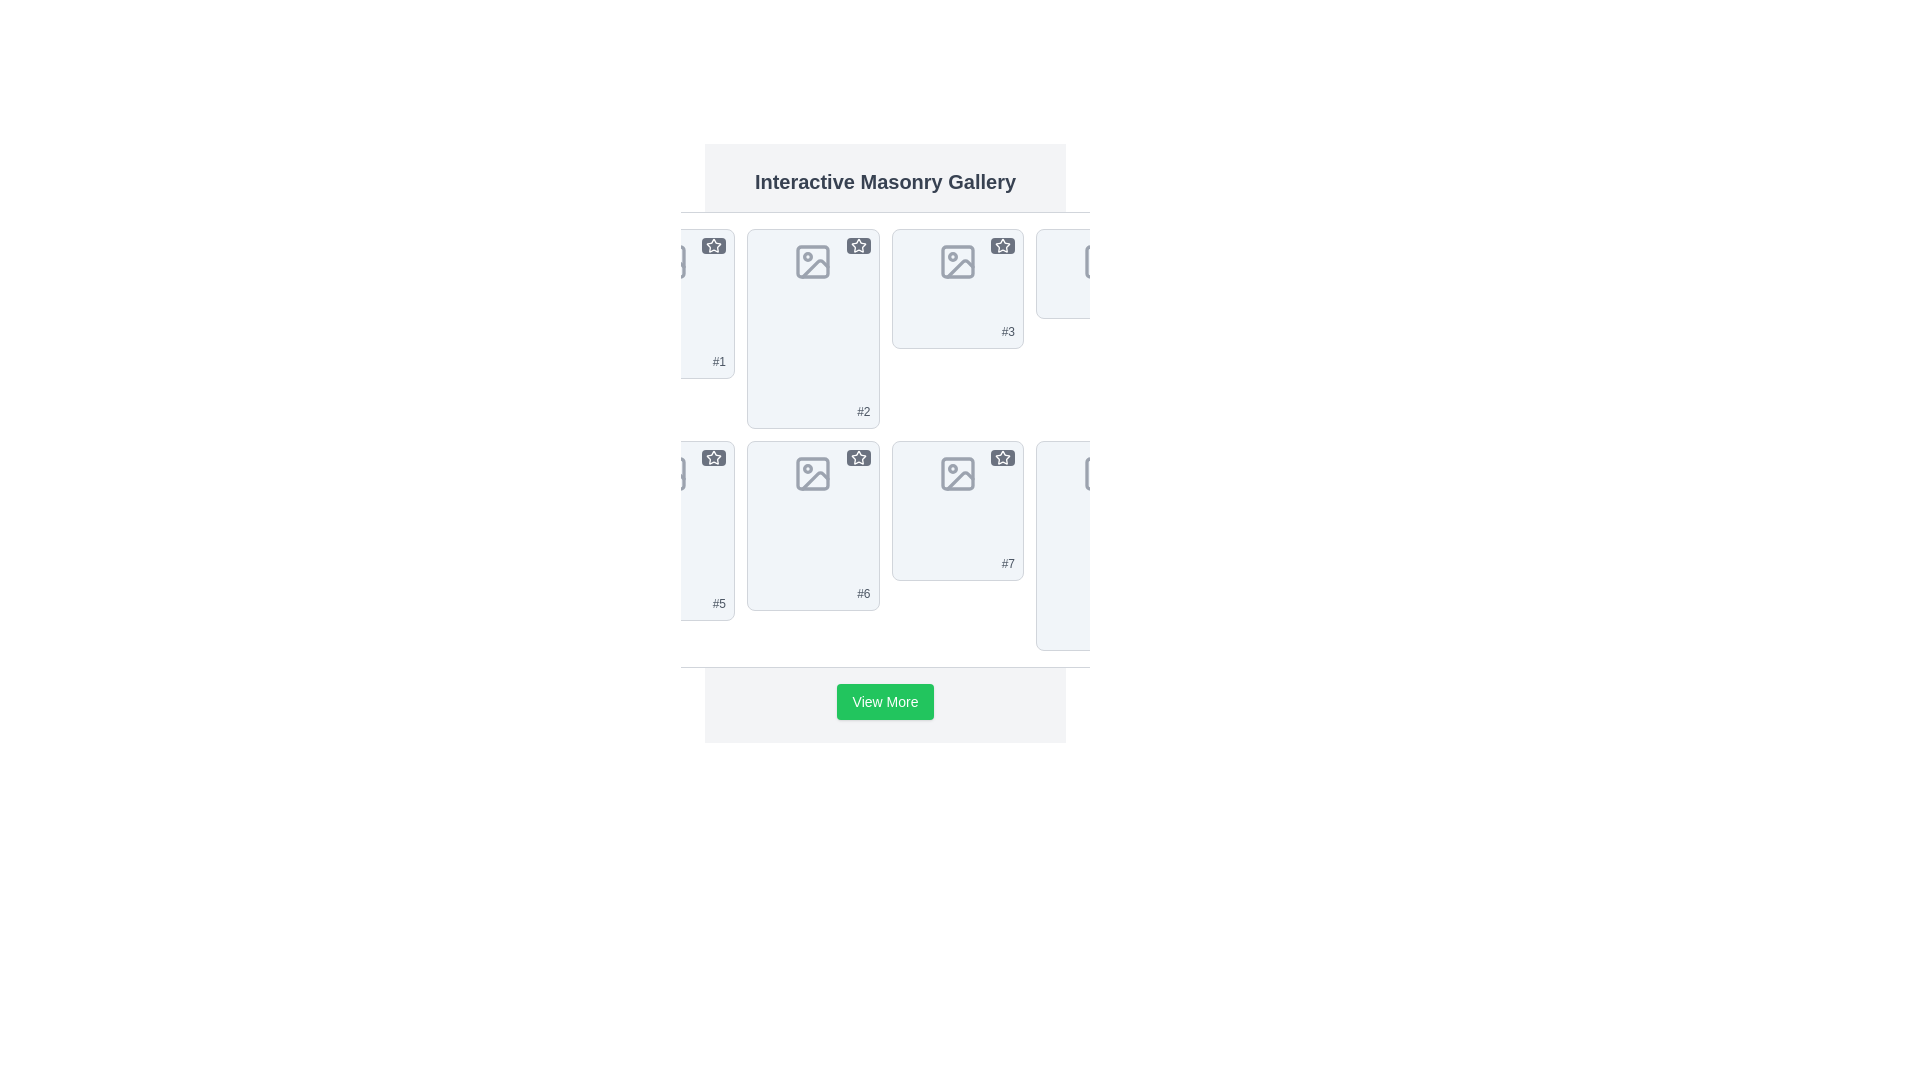 The image size is (1920, 1080). Describe the element at coordinates (858, 245) in the screenshot. I see `the small rectangular button with a gray background and a star icon located in the top-right corner of the second gallery card labeled '#2'` at that location.